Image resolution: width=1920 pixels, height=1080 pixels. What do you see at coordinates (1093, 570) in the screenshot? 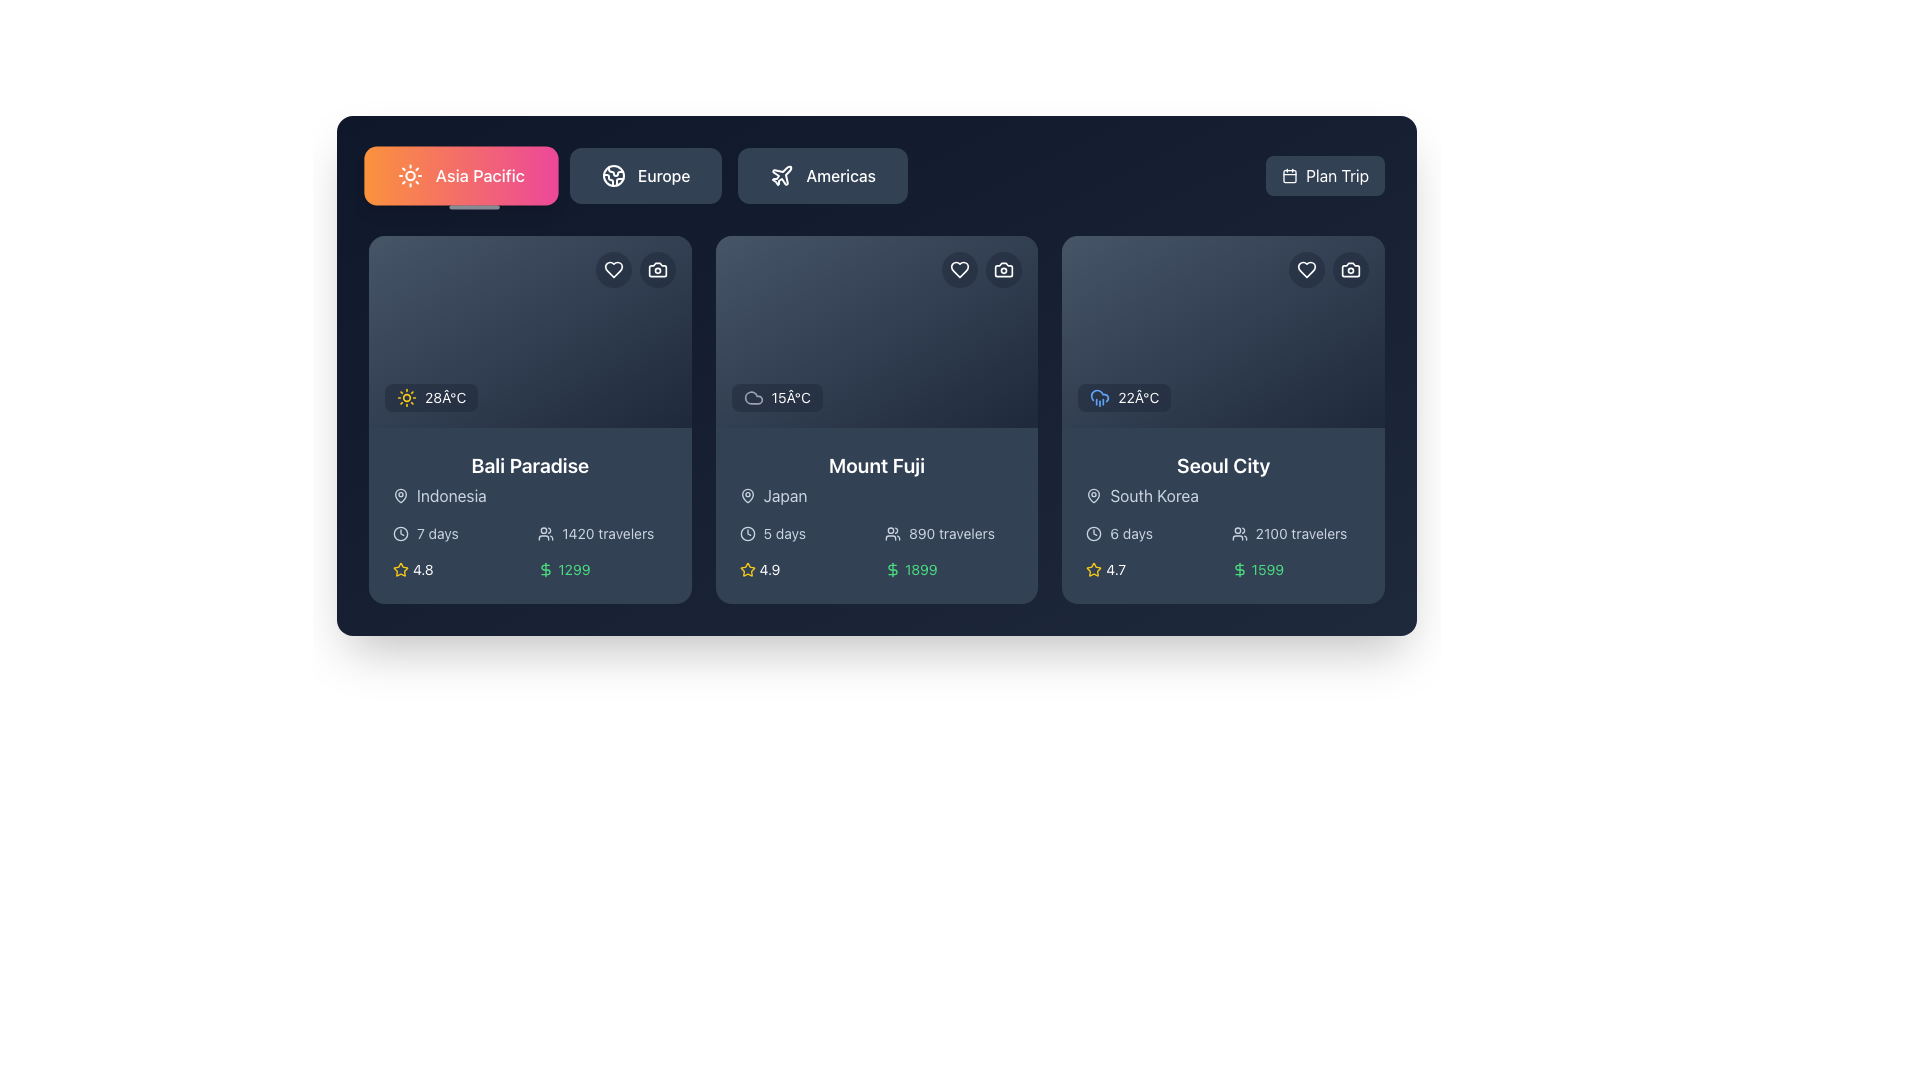
I see `the first star icon representing the rating of 'Seoul City', located in the third card section of the UI` at bounding box center [1093, 570].